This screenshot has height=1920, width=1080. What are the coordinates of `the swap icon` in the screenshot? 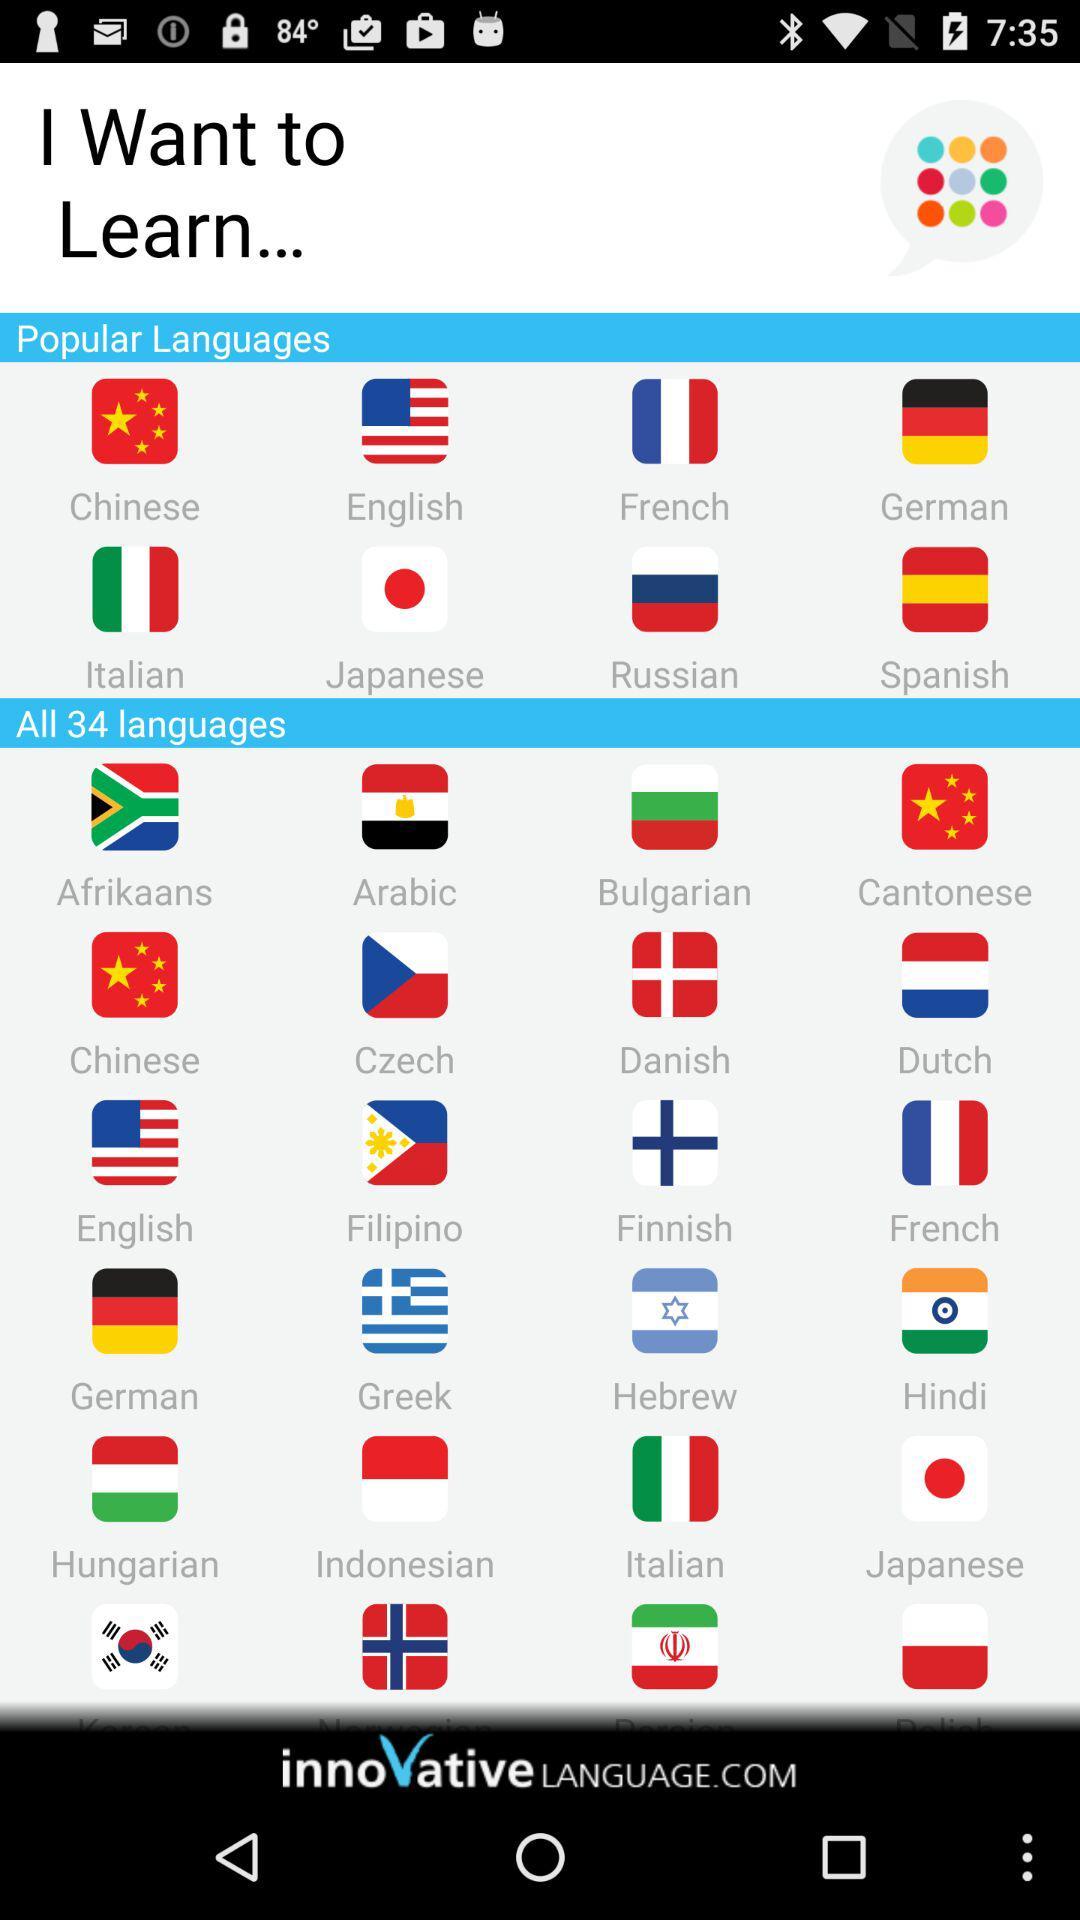 It's located at (405, 629).